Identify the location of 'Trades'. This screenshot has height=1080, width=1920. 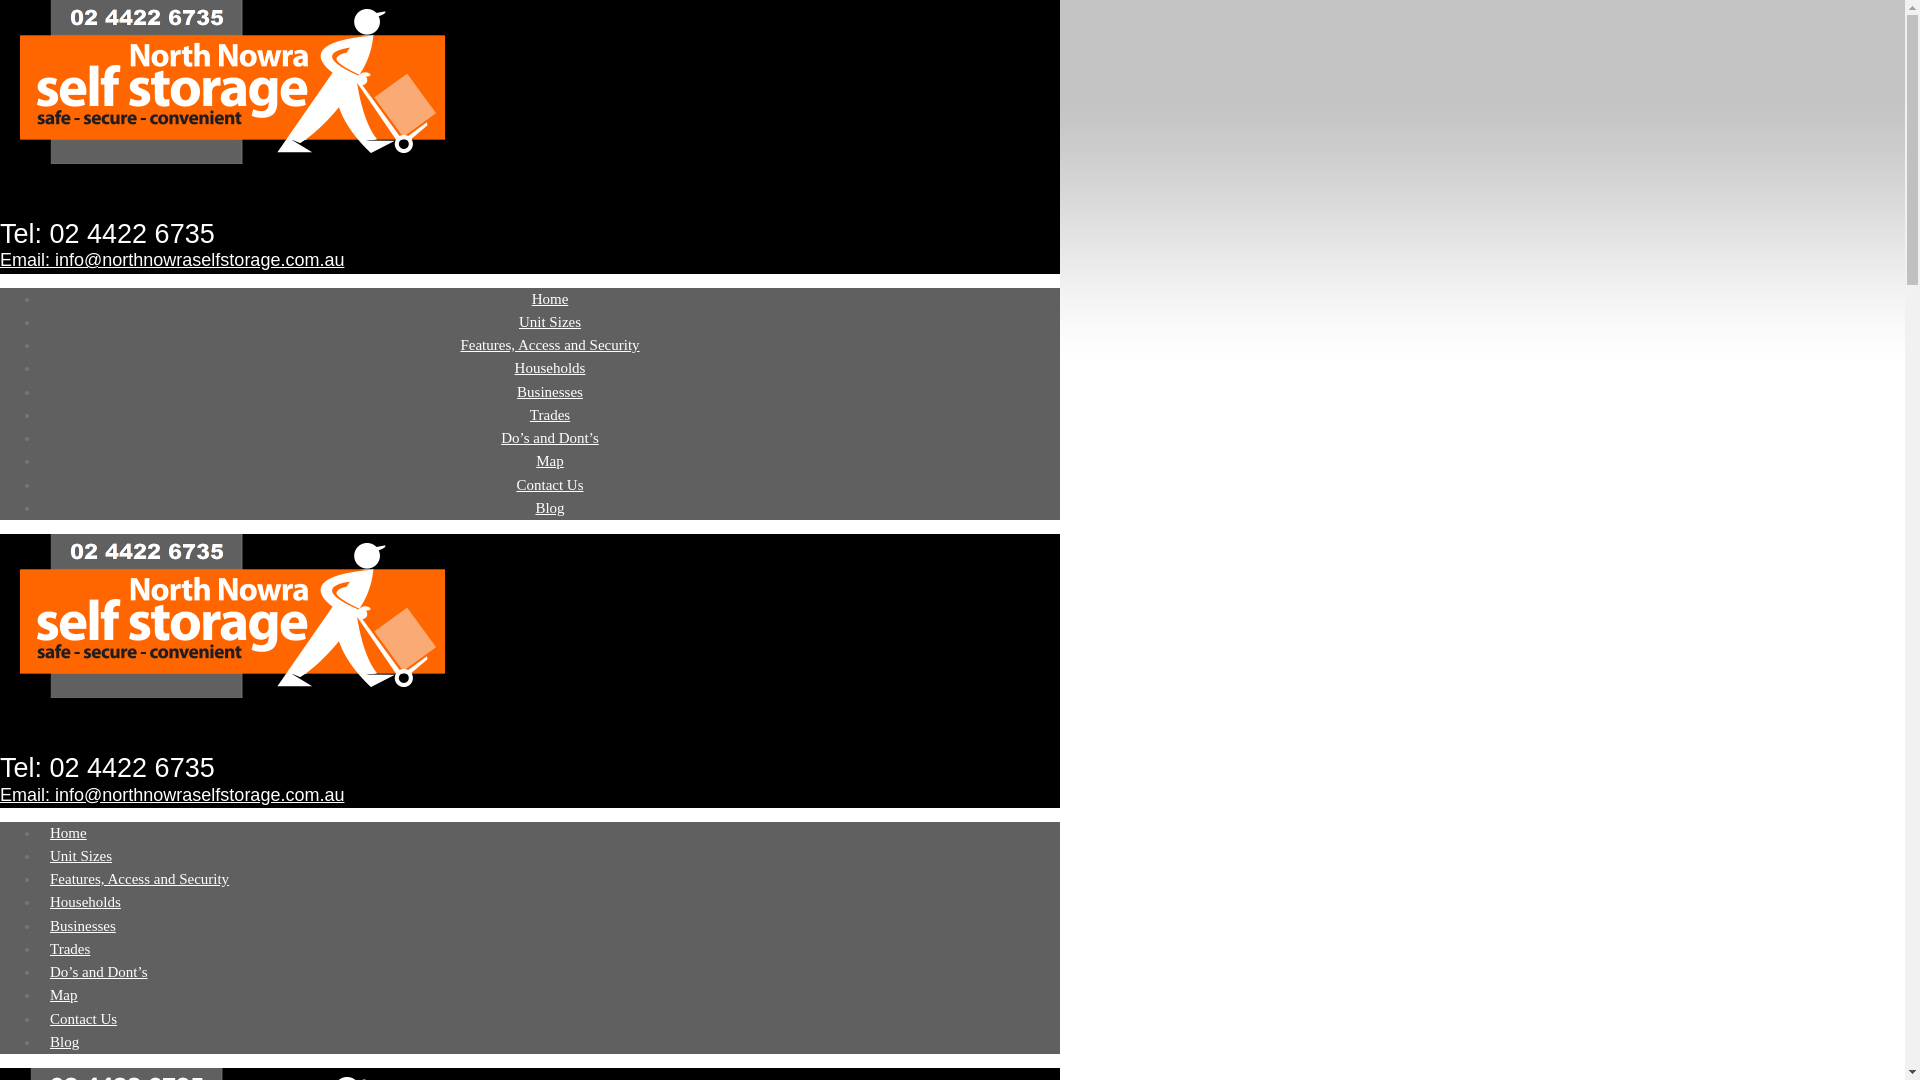
(70, 947).